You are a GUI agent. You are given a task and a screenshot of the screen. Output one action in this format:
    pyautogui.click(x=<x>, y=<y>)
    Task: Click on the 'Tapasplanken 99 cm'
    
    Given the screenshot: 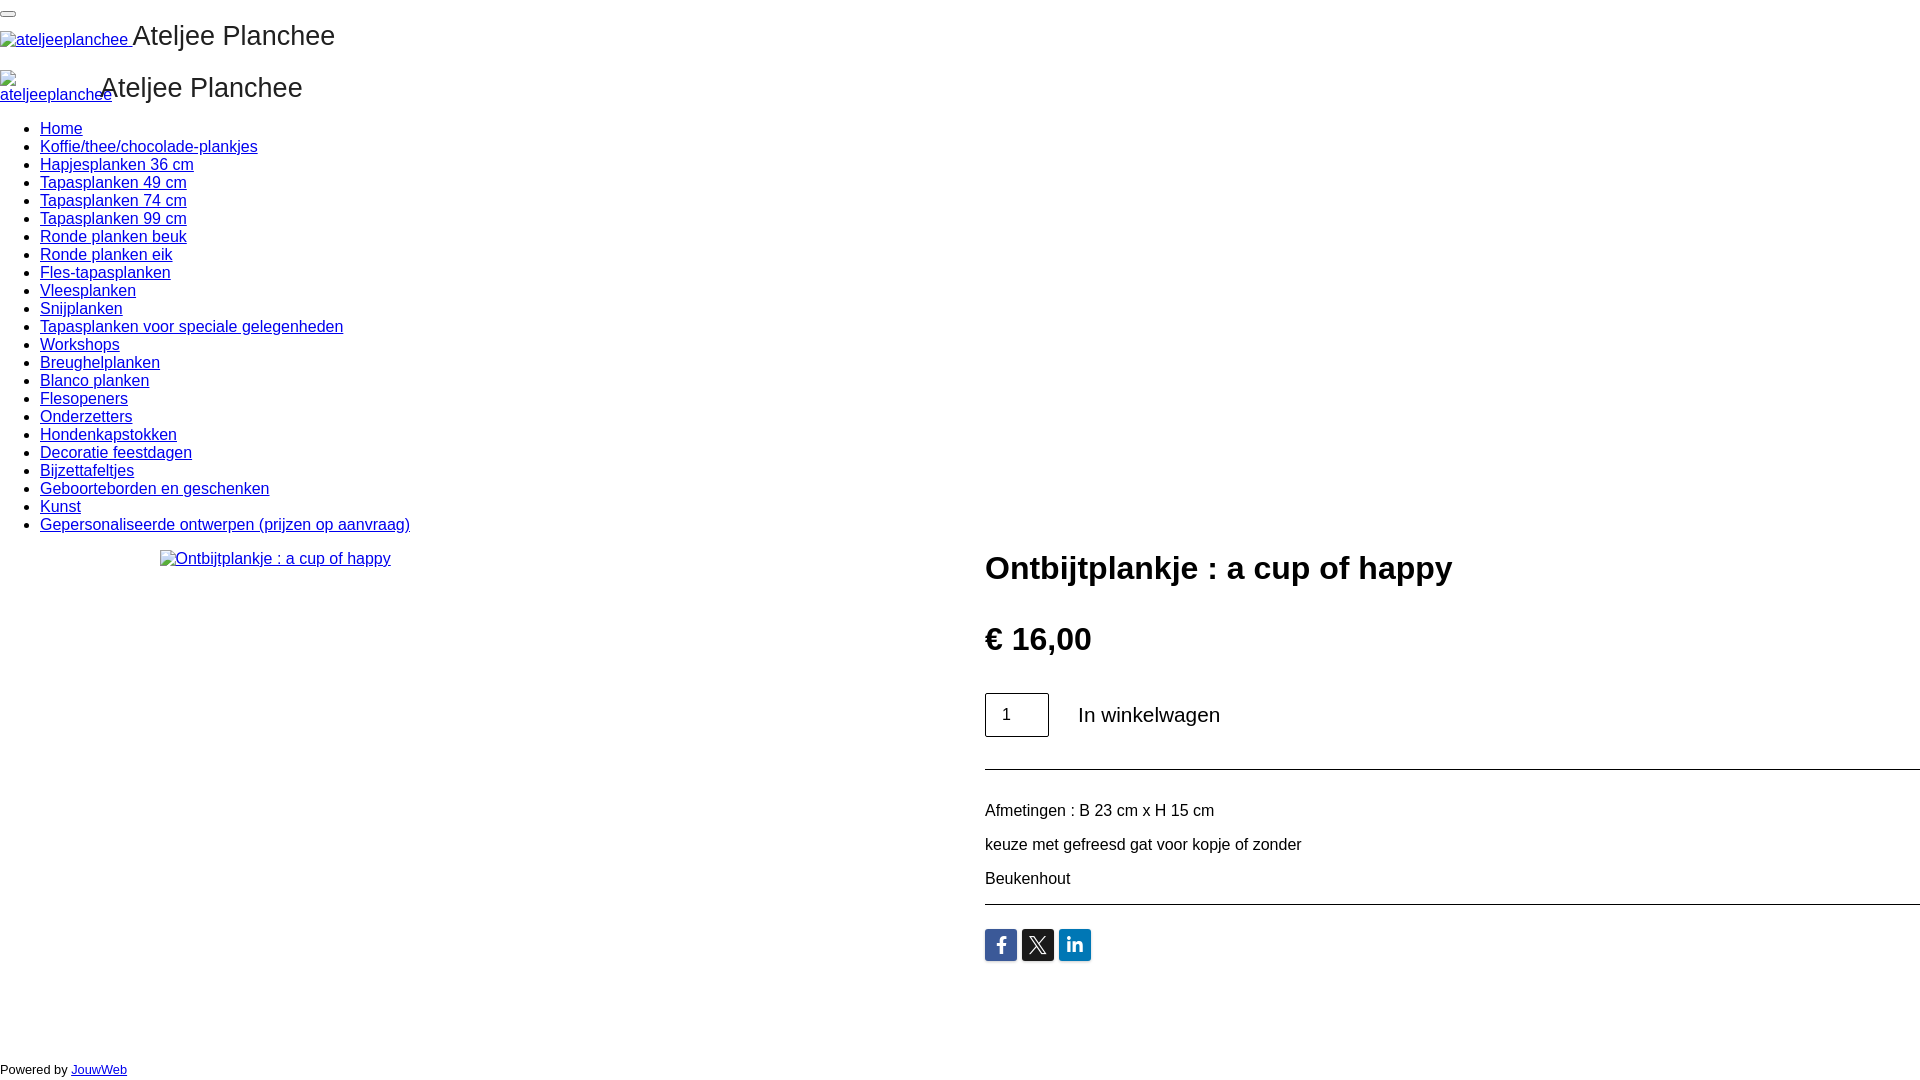 What is the action you would take?
    pyautogui.click(x=112, y=218)
    